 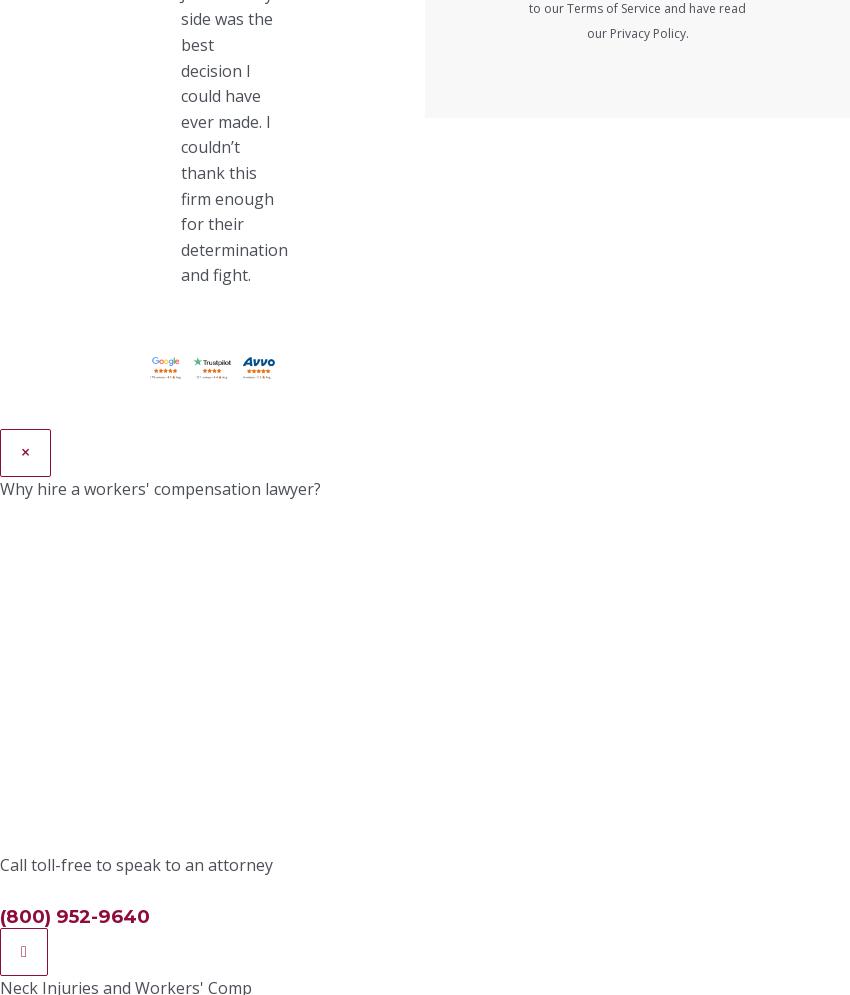 What do you see at coordinates (150, 247) in the screenshot?
I see `'Medical expense'` at bounding box center [150, 247].